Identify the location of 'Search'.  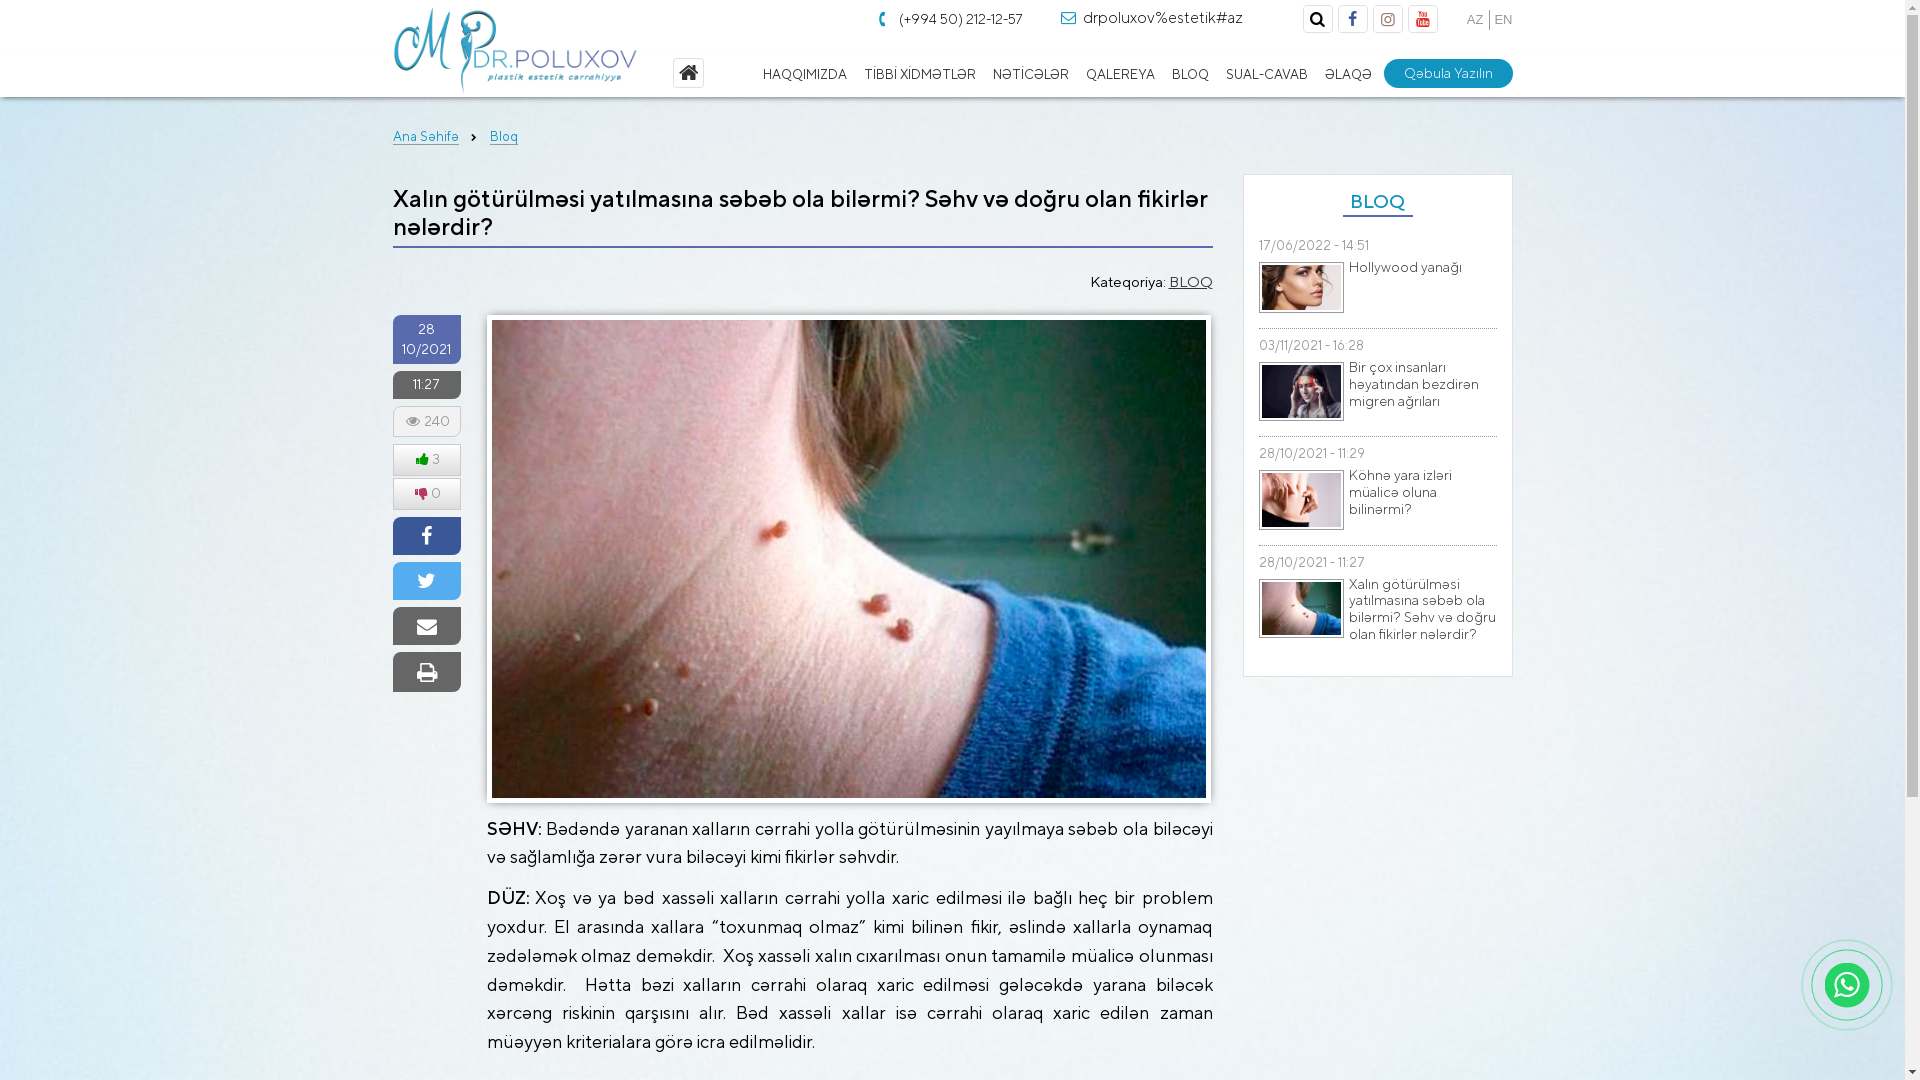
(1318, 19).